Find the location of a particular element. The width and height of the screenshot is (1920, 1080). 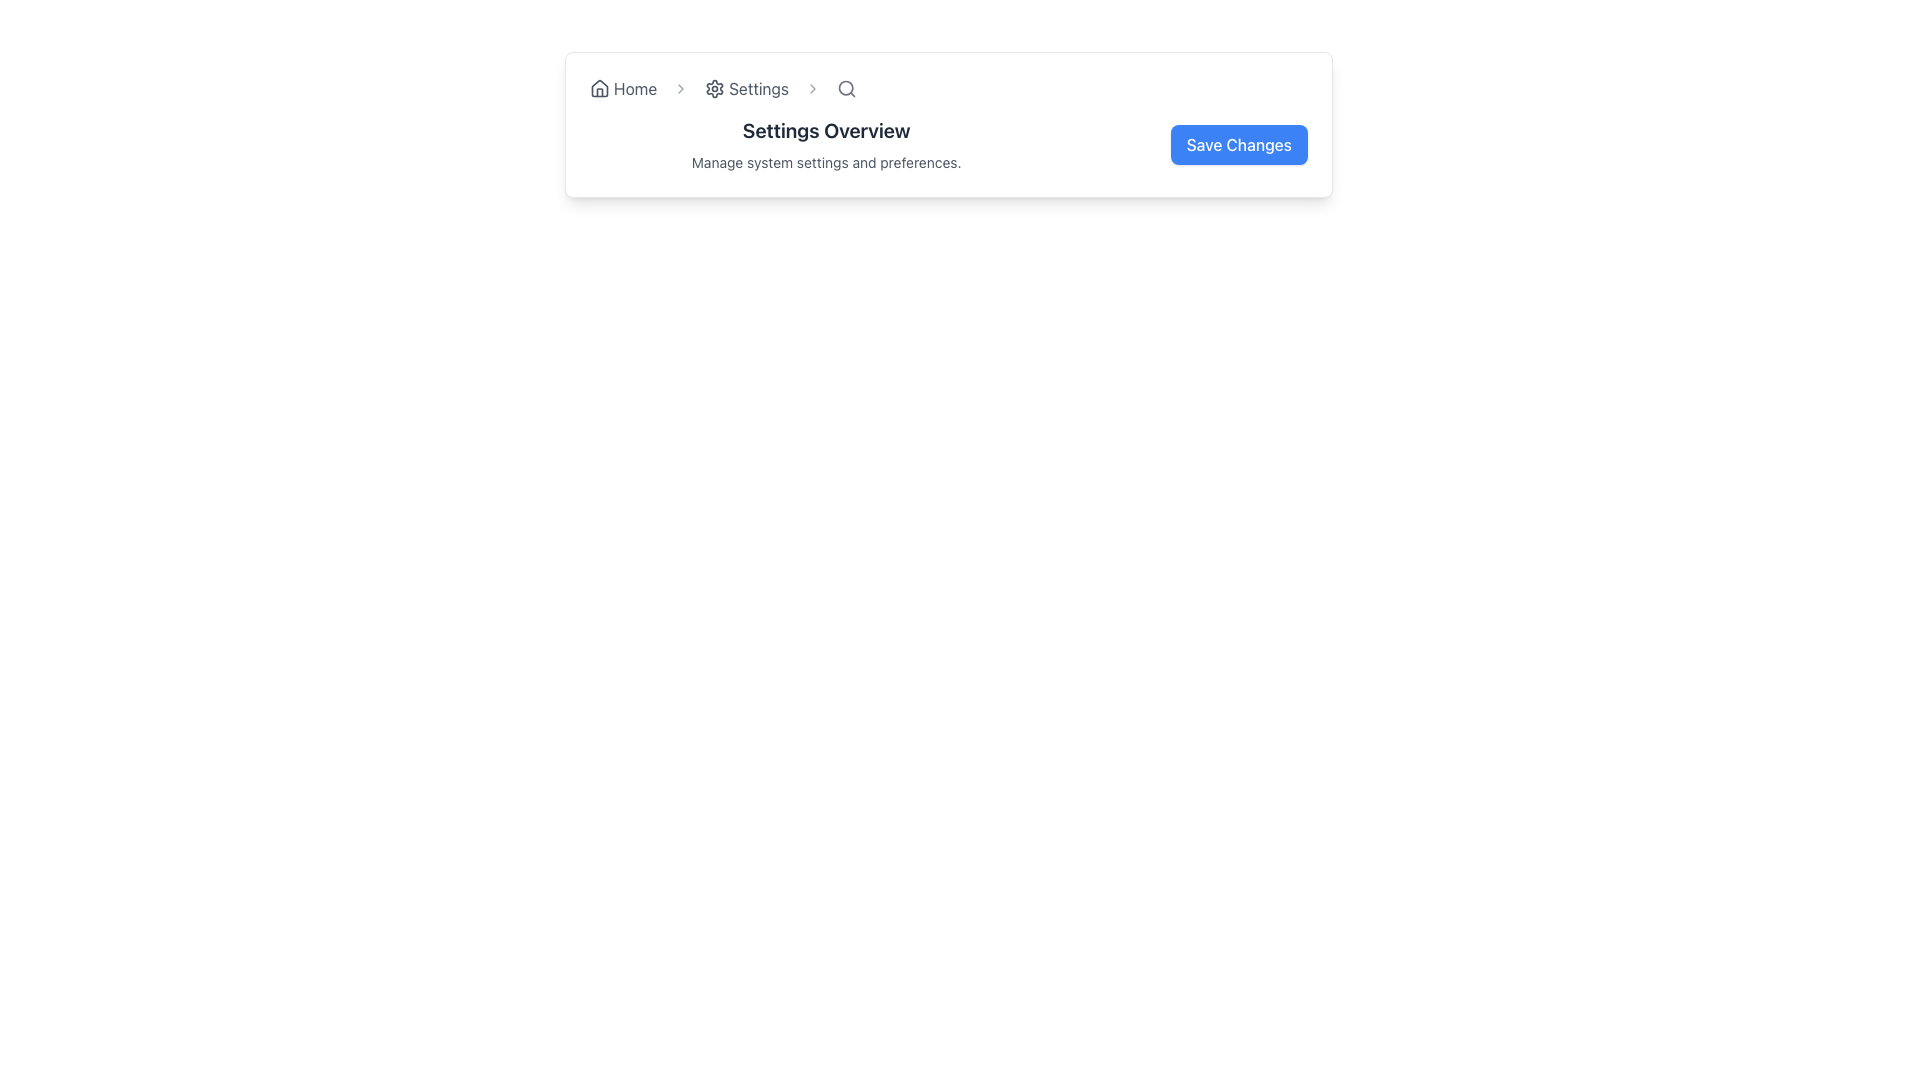

the 'Settings' hyperlink, which includes a gear icon and the text 'Settings' is located at coordinates (746, 87).